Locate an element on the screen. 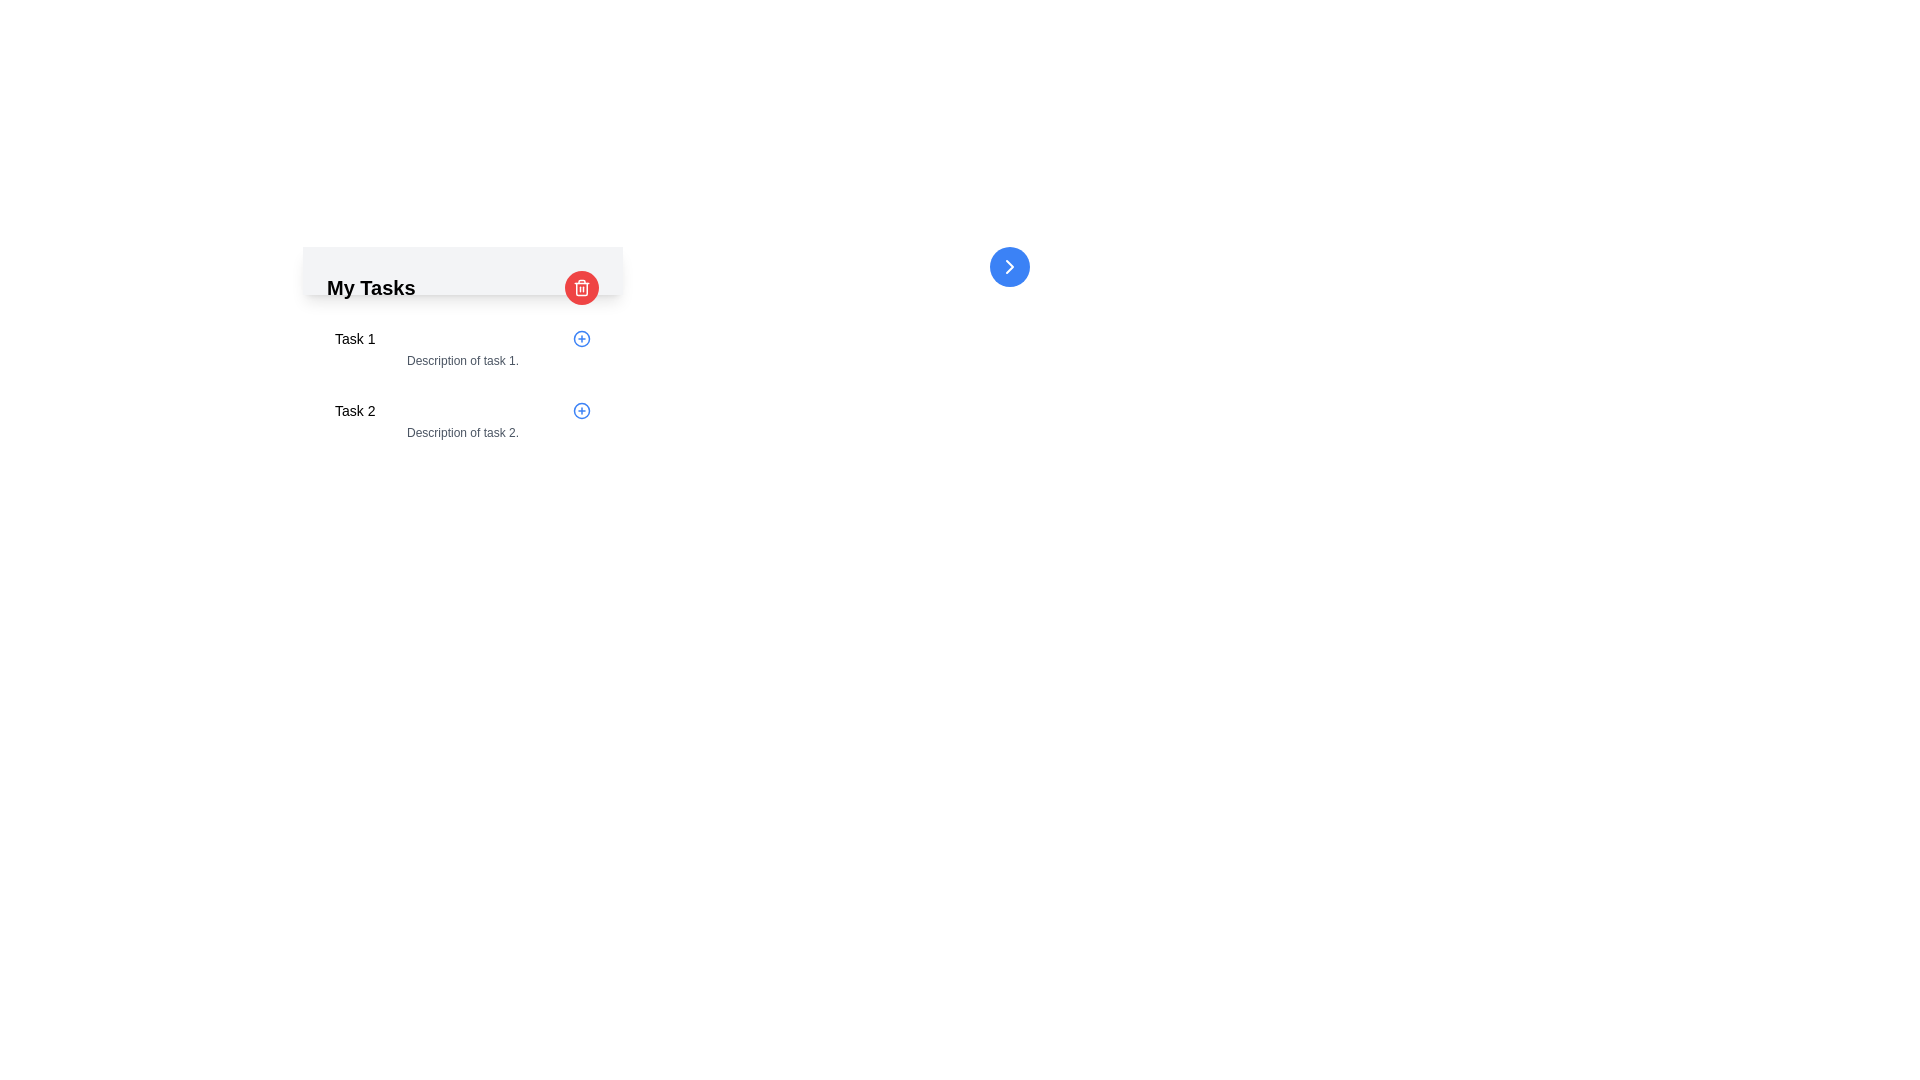 The width and height of the screenshot is (1920, 1080). the red circular trash can icon located is located at coordinates (580, 288).